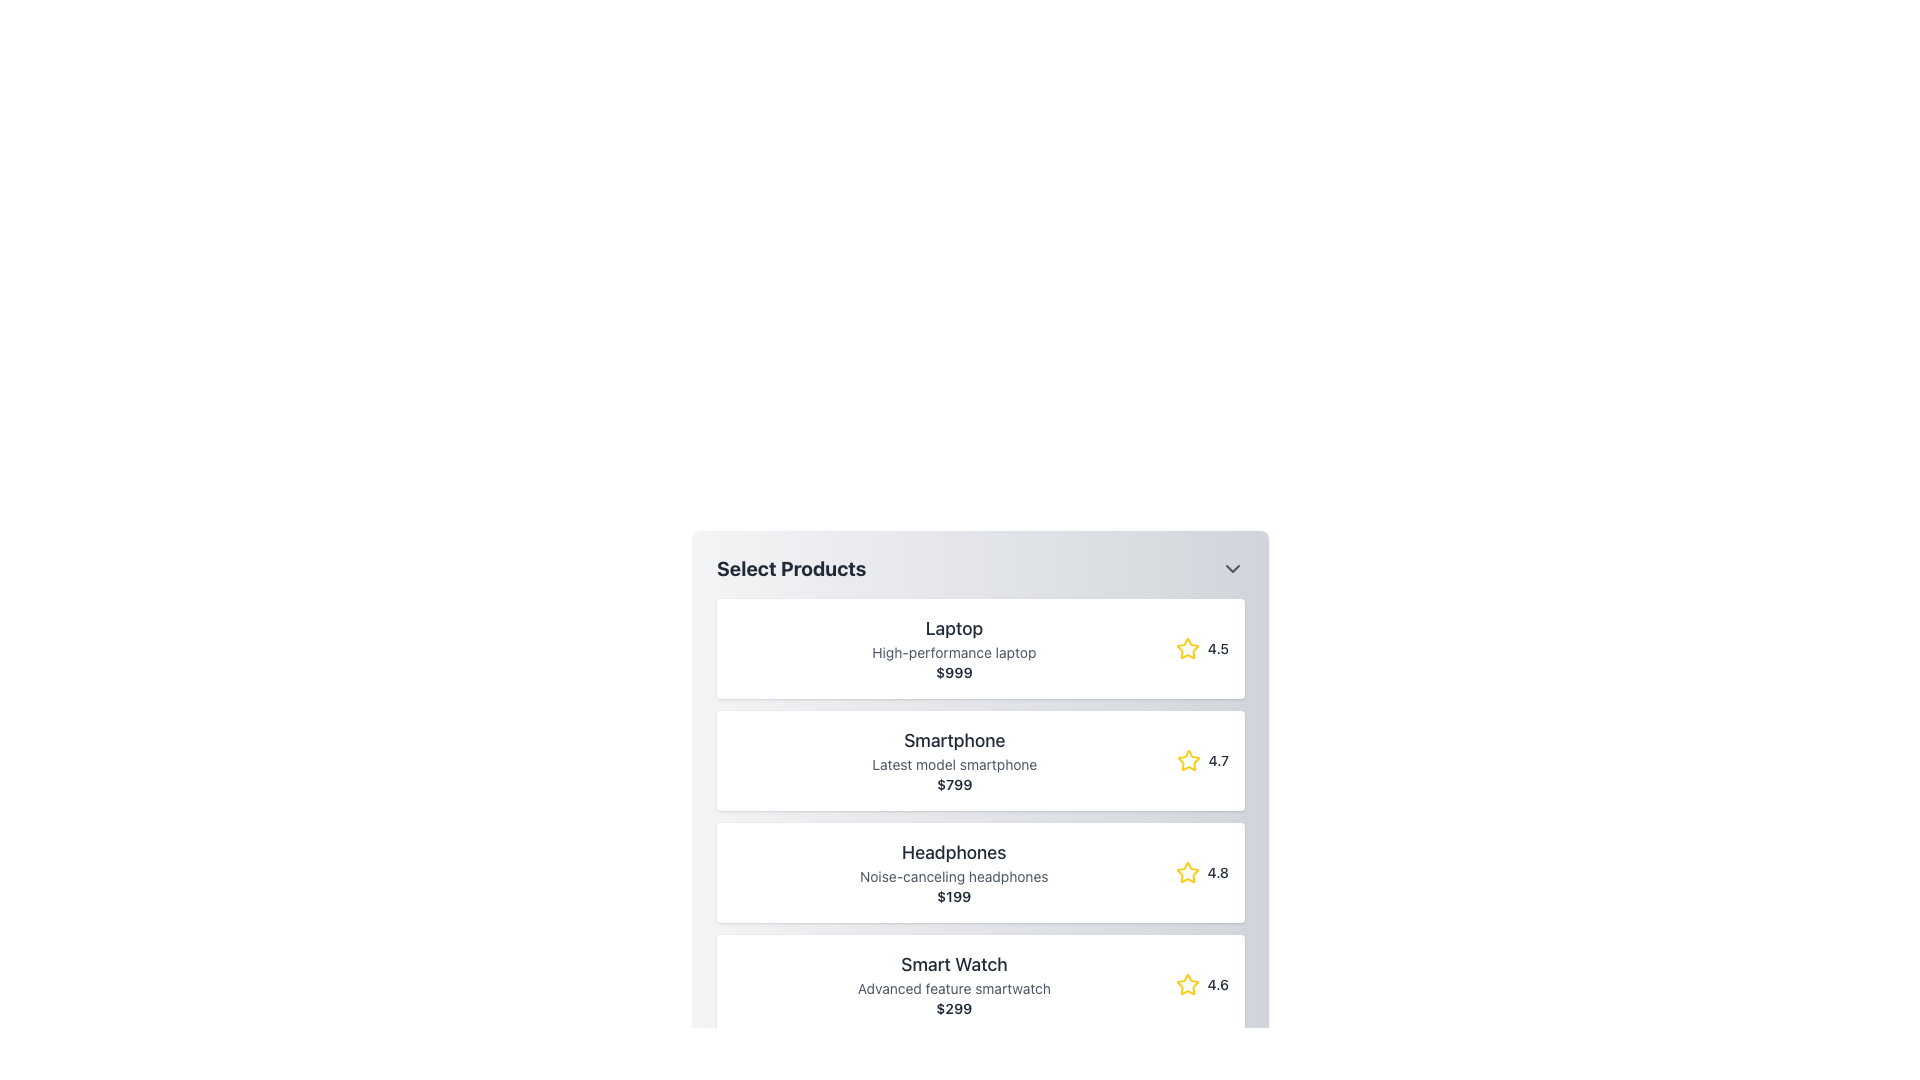  What do you see at coordinates (1188, 760) in the screenshot?
I see `the five-pointed star rating icon with a yellow border and white fill, which indicates a rating of 4.7 for the 'Smartphone' item in the product list` at bounding box center [1188, 760].